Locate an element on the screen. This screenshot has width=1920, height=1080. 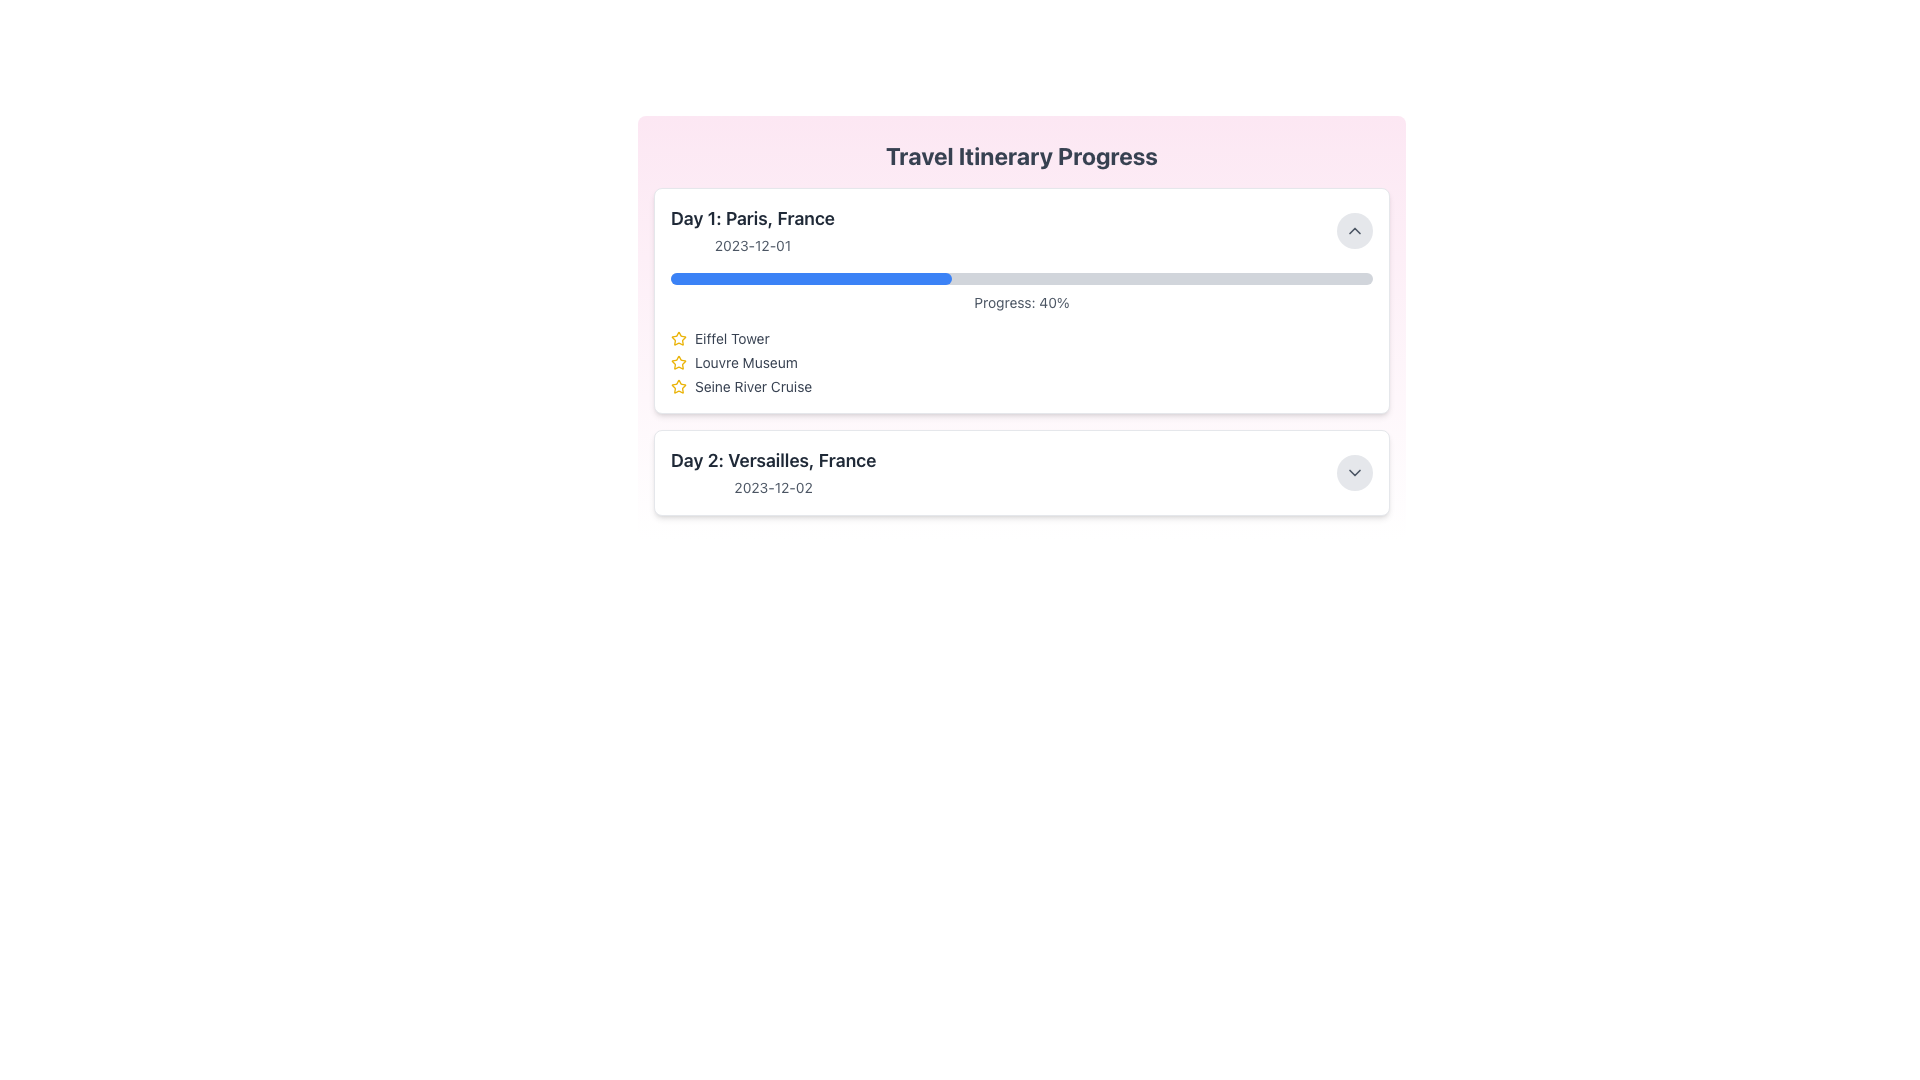
the yellow star icon representing a rating next to 'Louvre Museum' is located at coordinates (678, 362).